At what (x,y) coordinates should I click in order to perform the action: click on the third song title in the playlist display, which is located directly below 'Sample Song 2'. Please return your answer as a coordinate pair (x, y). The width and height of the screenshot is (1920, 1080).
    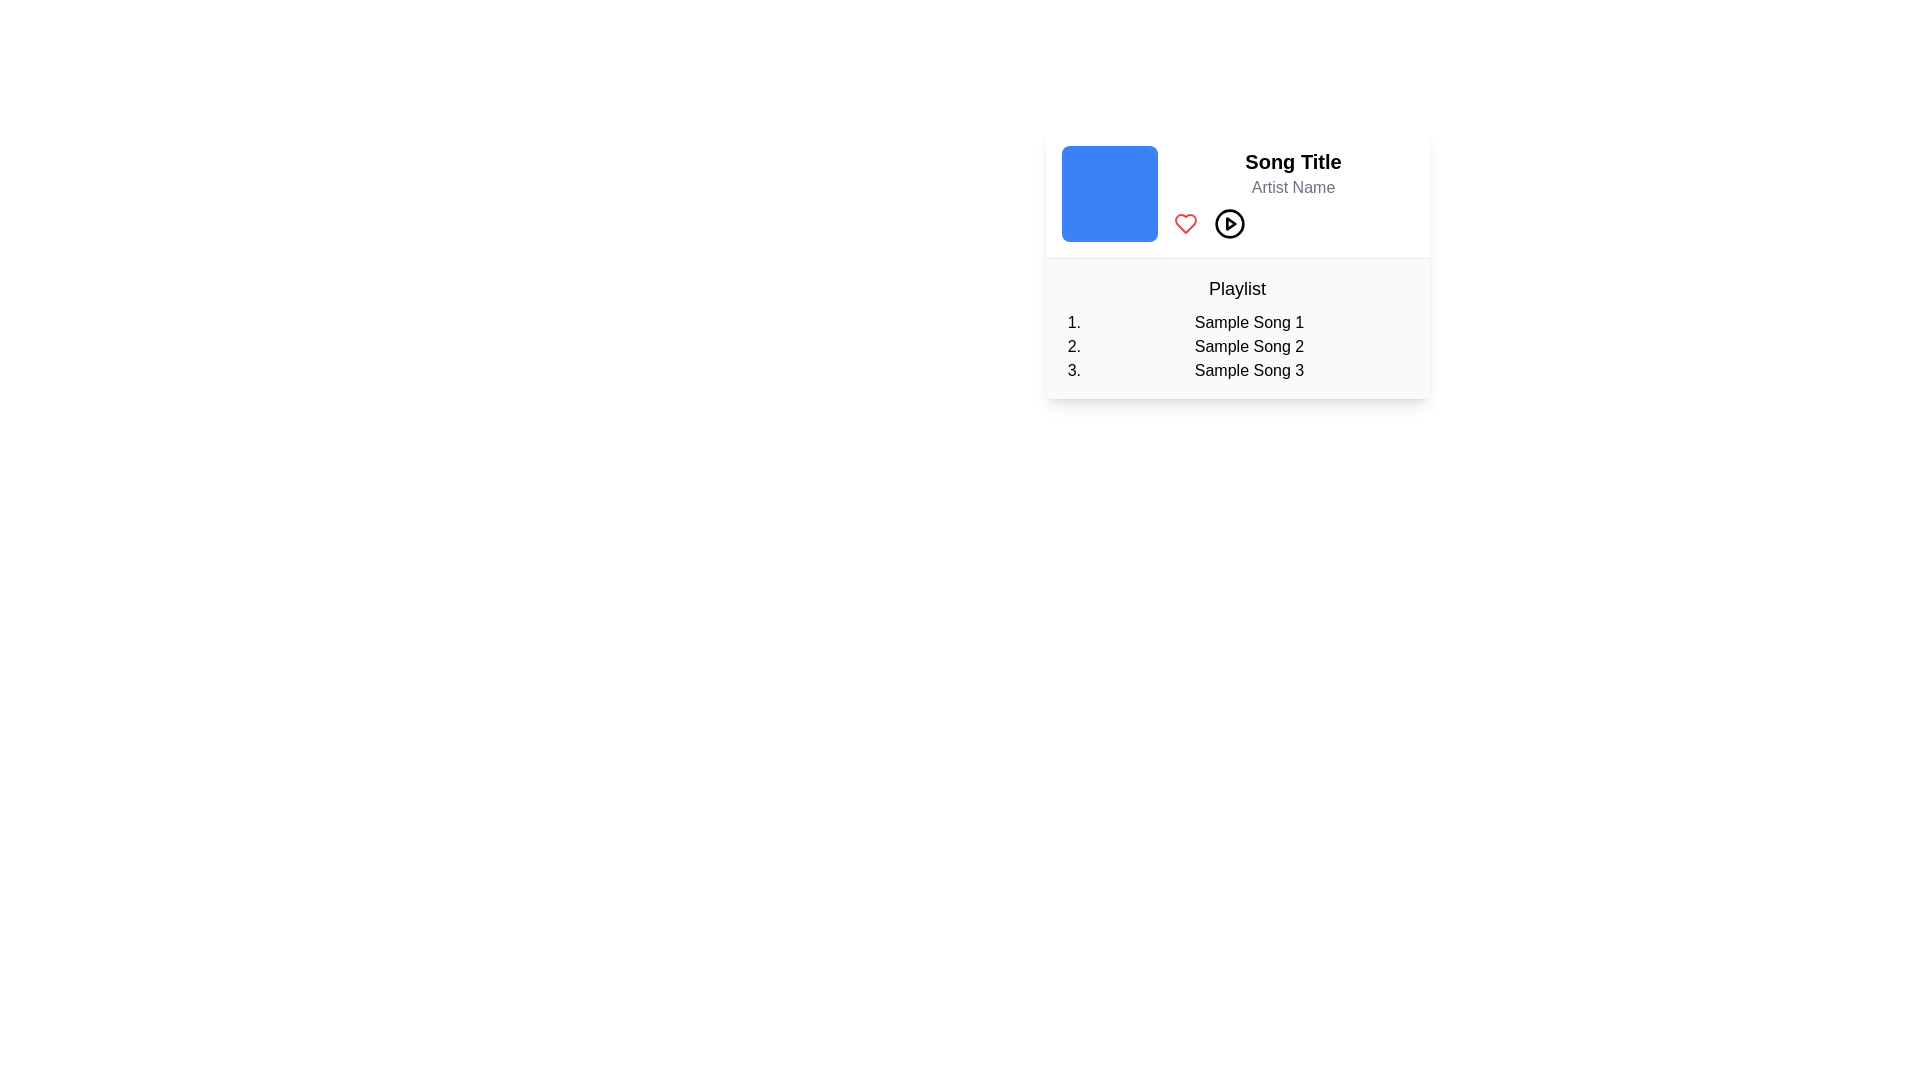
    Looking at the image, I should click on (1248, 370).